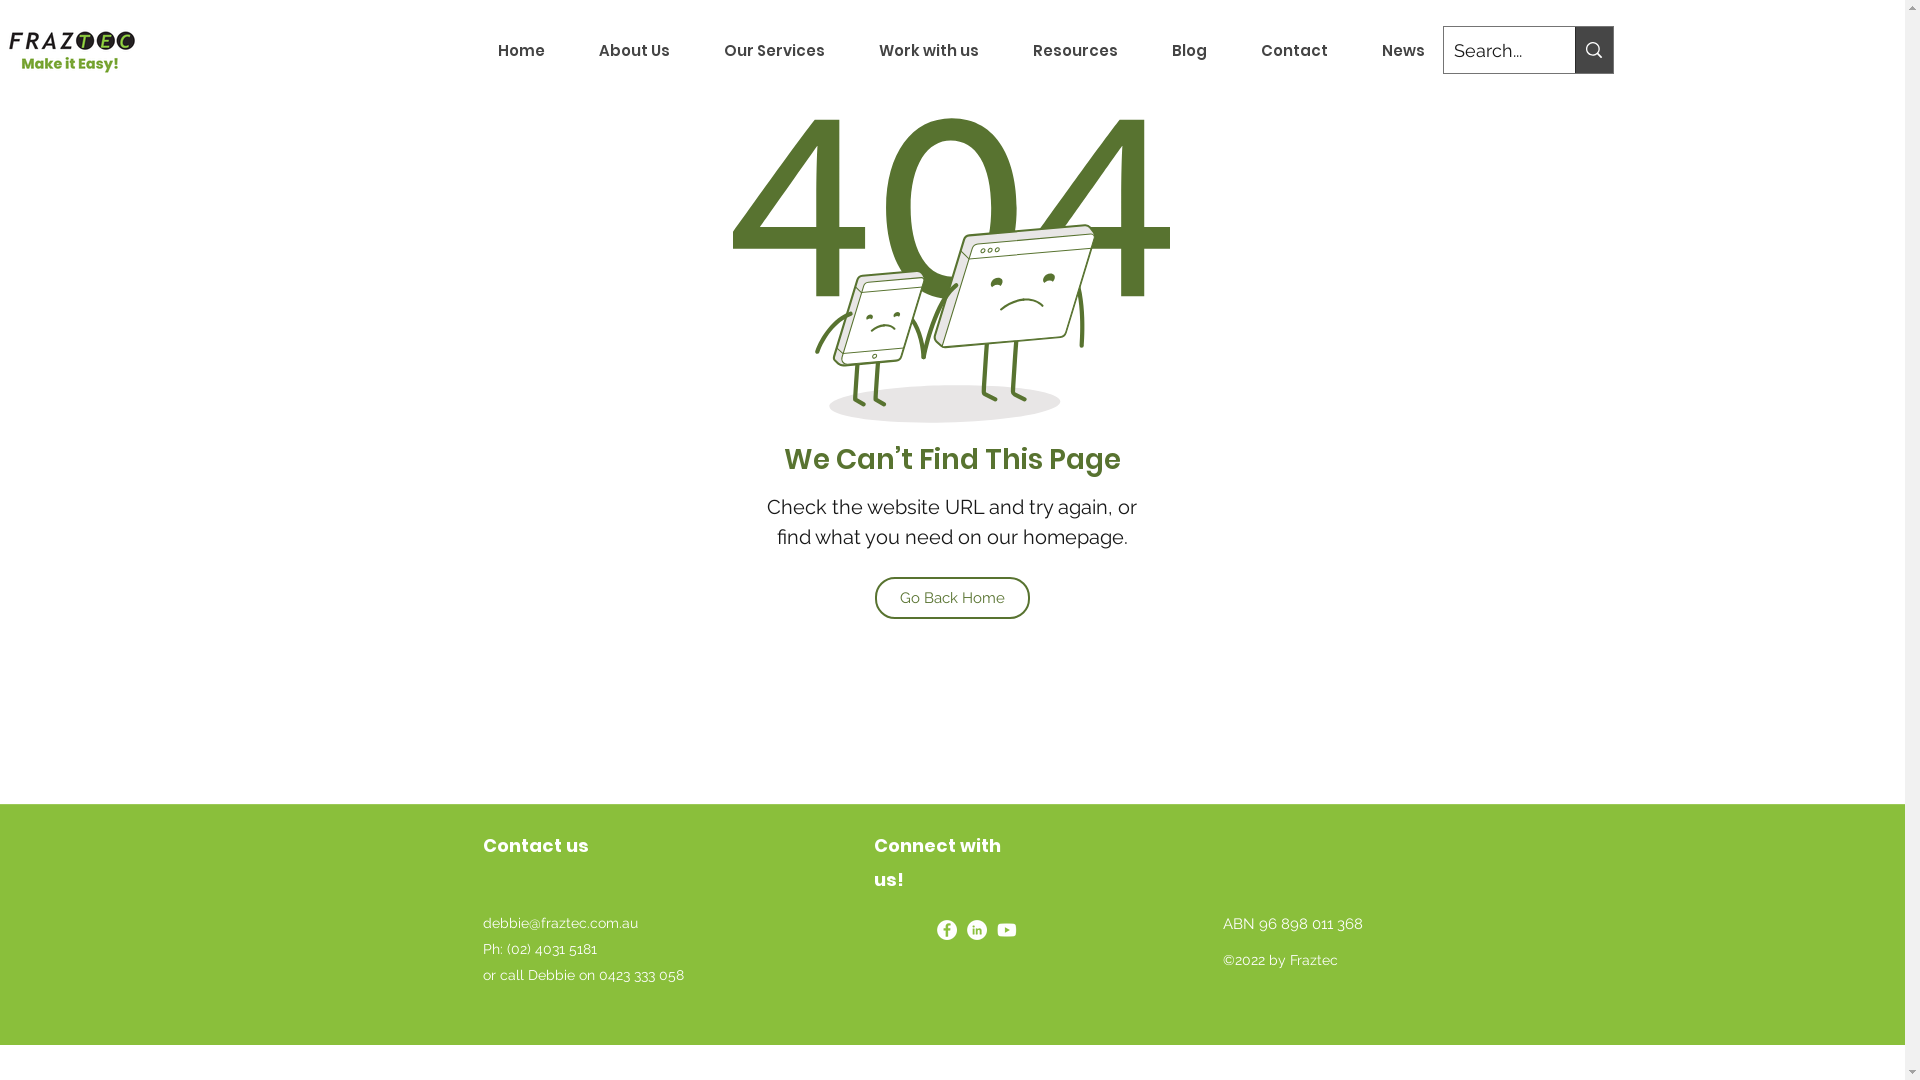 This screenshot has width=1920, height=1080. Describe the element at coordinates (71, 49) in the screenshot. I see `'fraztec_make_it_easy_logo_highRes.png'` at that location.